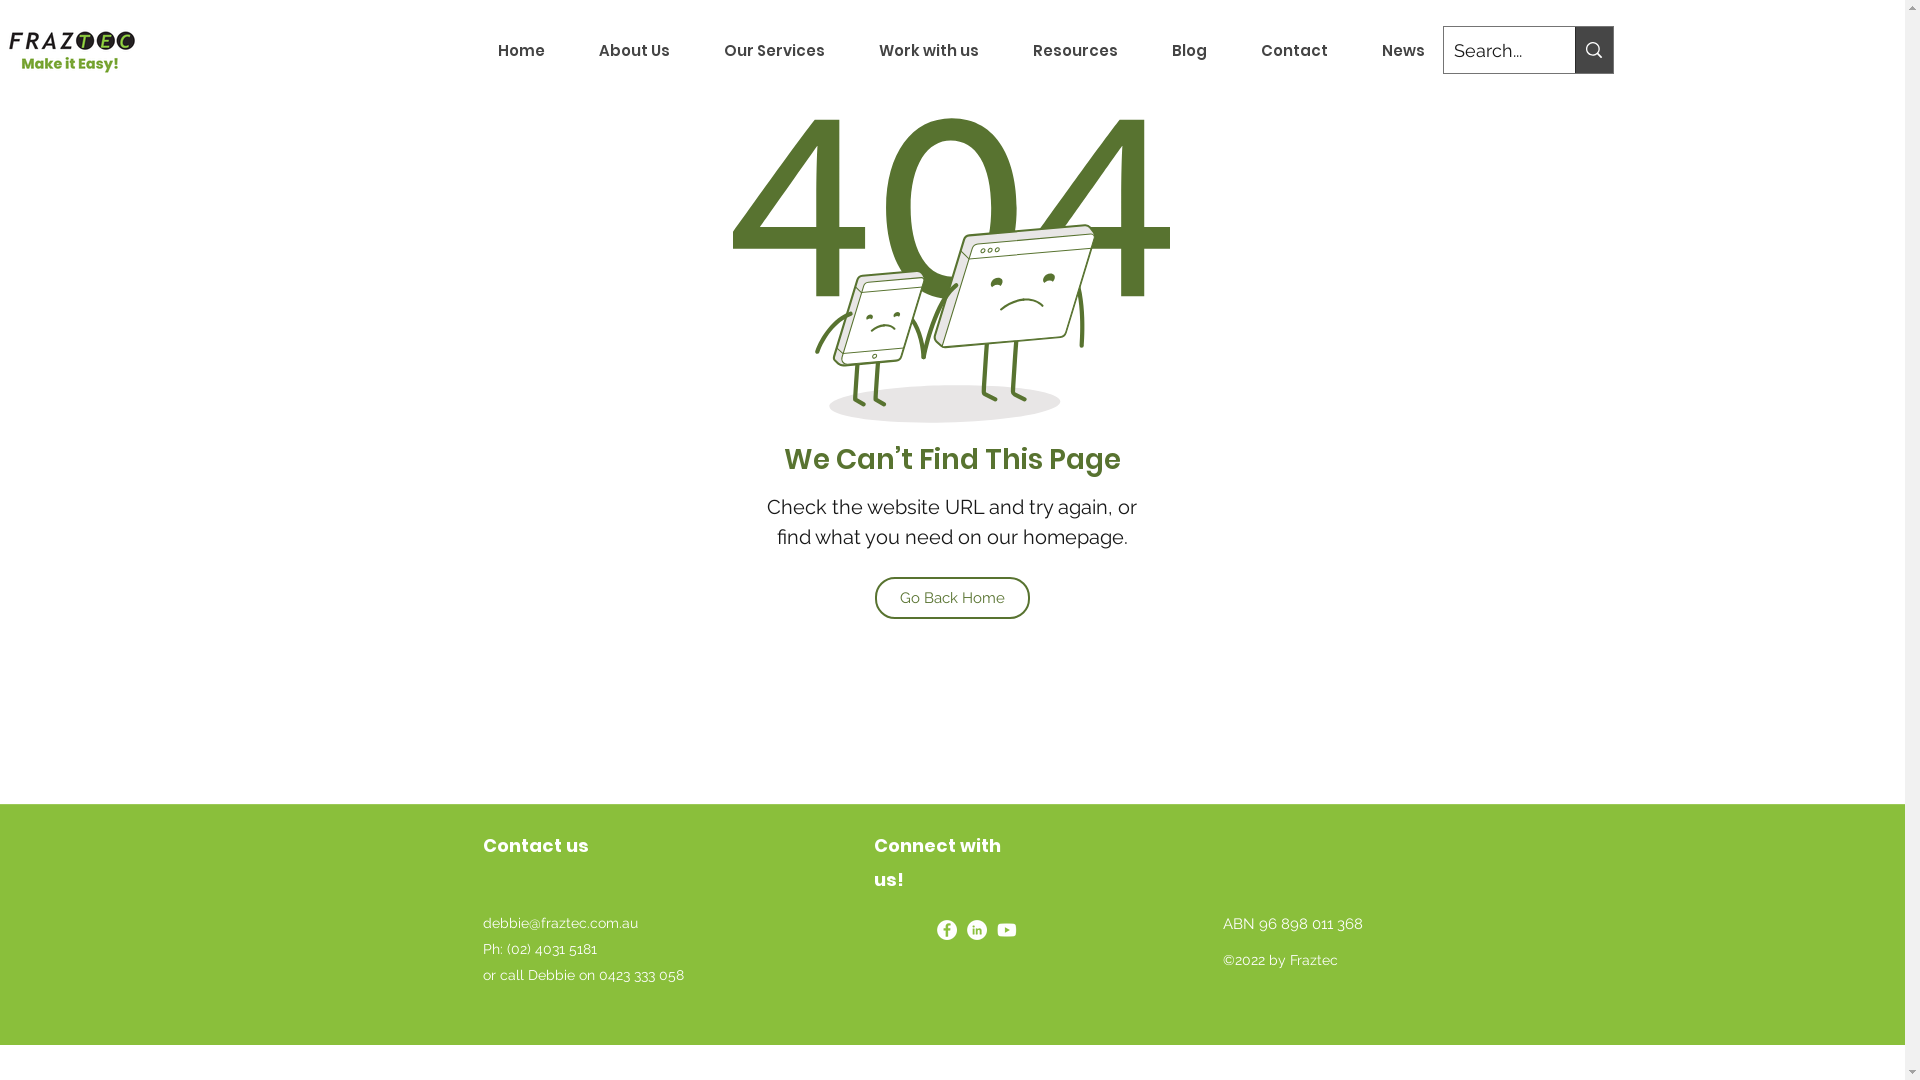 This screenshot has width=1920, height=1080. Describe the element at coordinates (71, 49) in the screenshot. I see `'fraztec_make_it_easy_logo_highRes.png'` at that location.